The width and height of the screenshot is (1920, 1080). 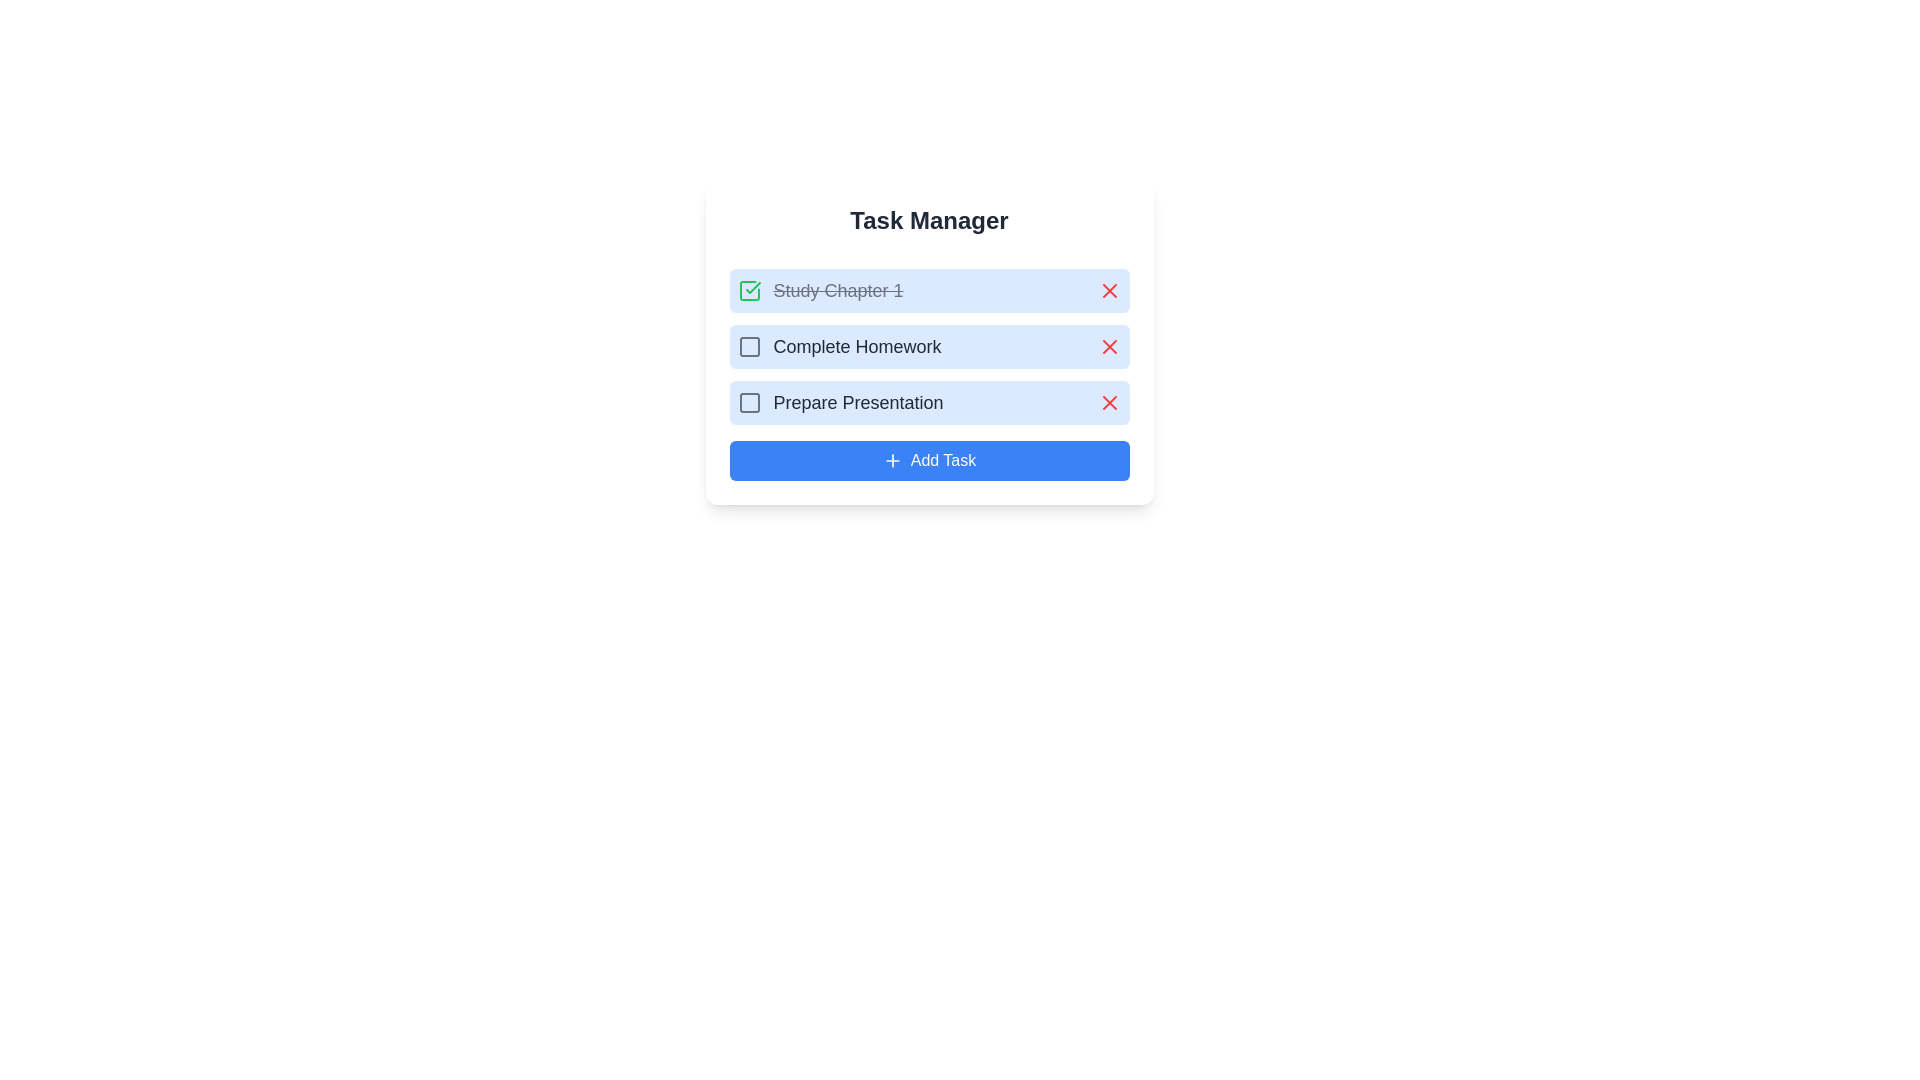 I want to click on the 'Complete Homework' checkbox label, so click(x=839, y=346).